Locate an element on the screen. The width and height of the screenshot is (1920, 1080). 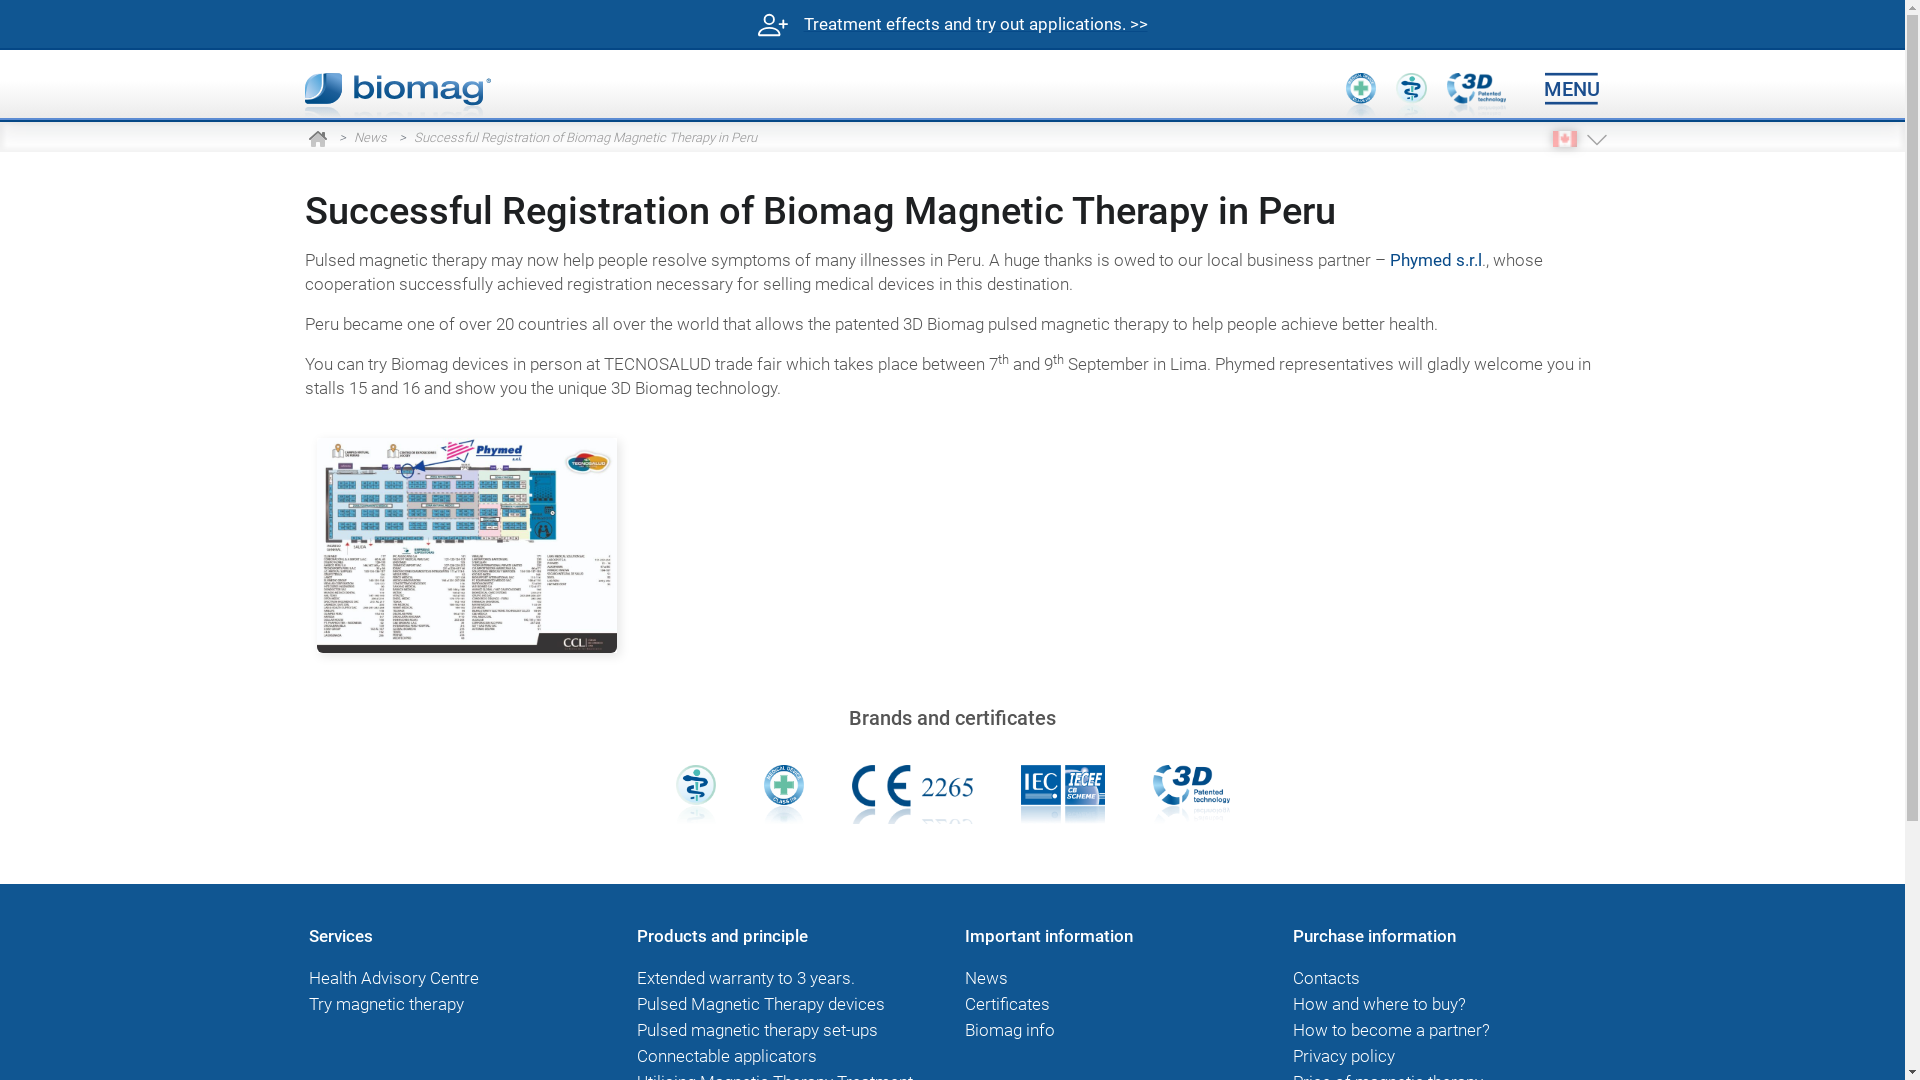
'Medical device' is located at coordinates (1410, 95).